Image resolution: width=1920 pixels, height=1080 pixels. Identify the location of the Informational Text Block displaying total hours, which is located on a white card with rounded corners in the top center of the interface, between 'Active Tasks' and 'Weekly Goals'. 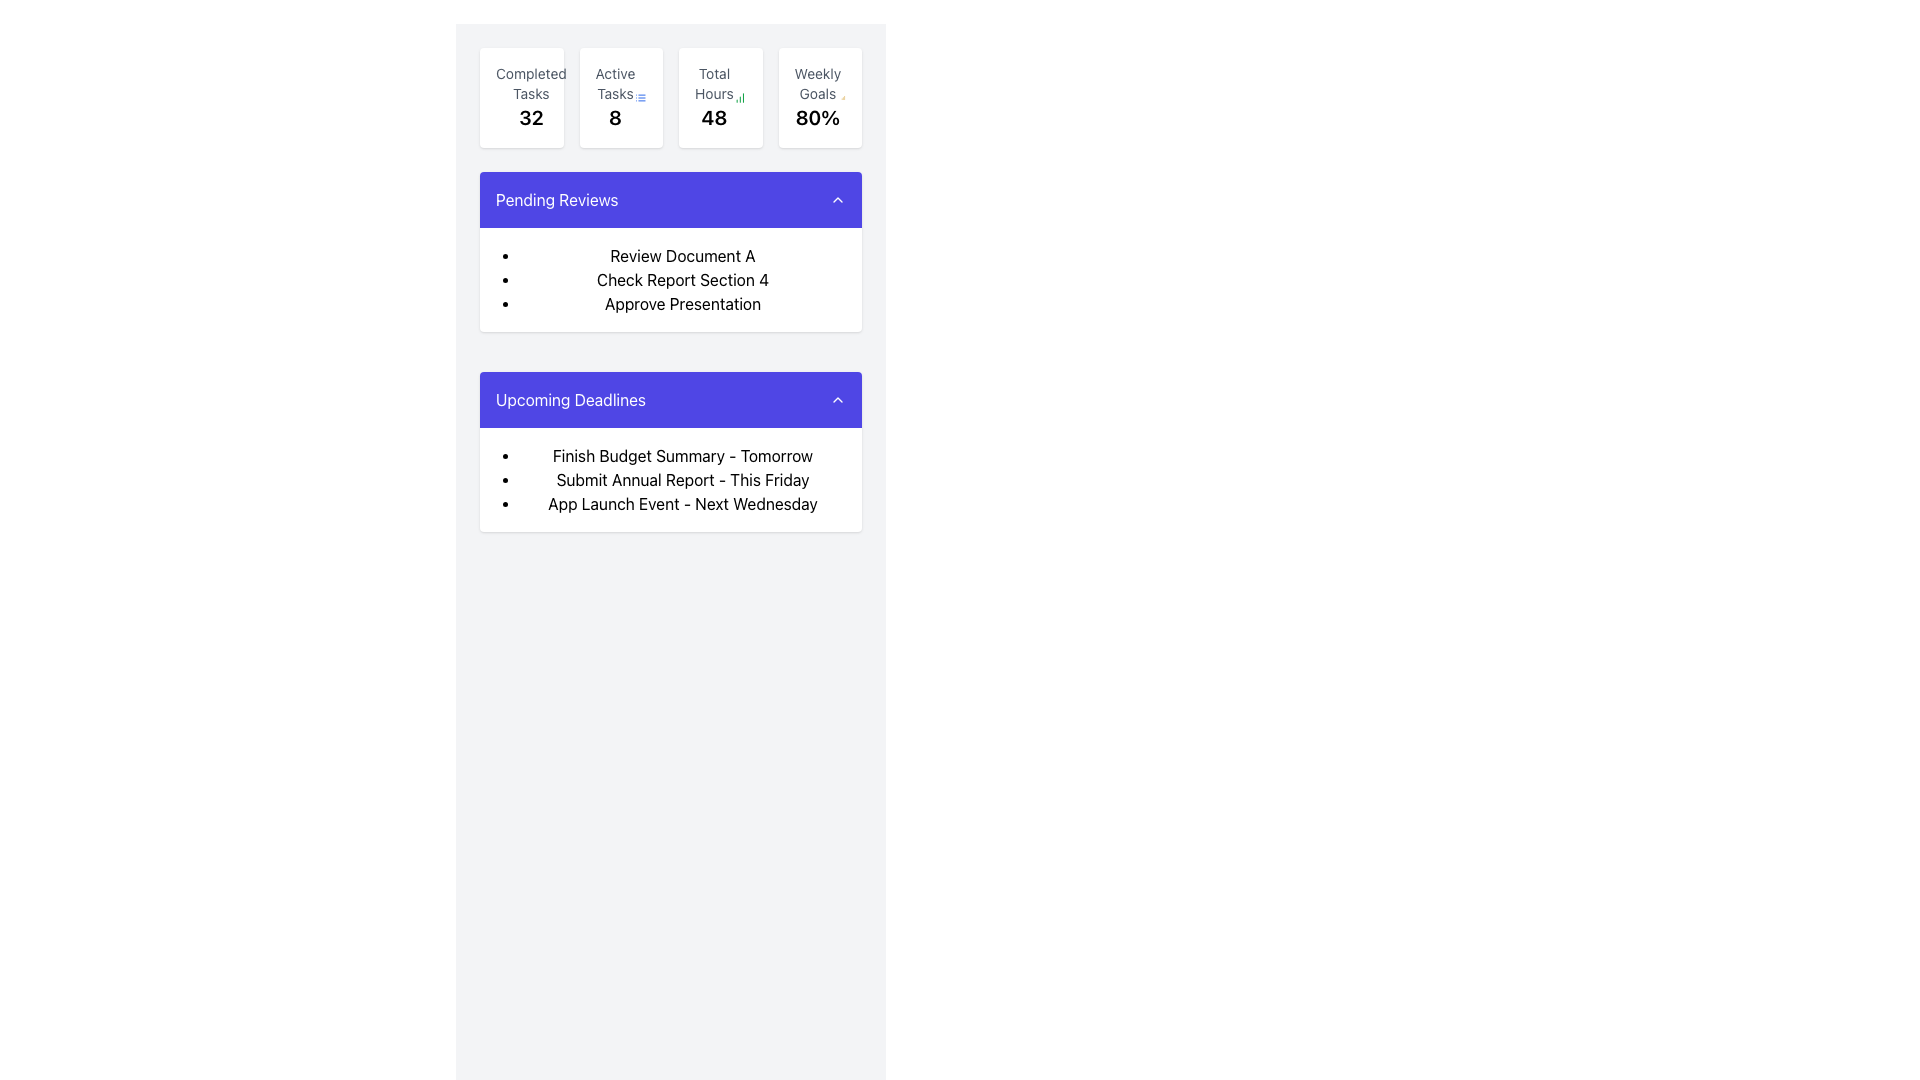
(714, 97).